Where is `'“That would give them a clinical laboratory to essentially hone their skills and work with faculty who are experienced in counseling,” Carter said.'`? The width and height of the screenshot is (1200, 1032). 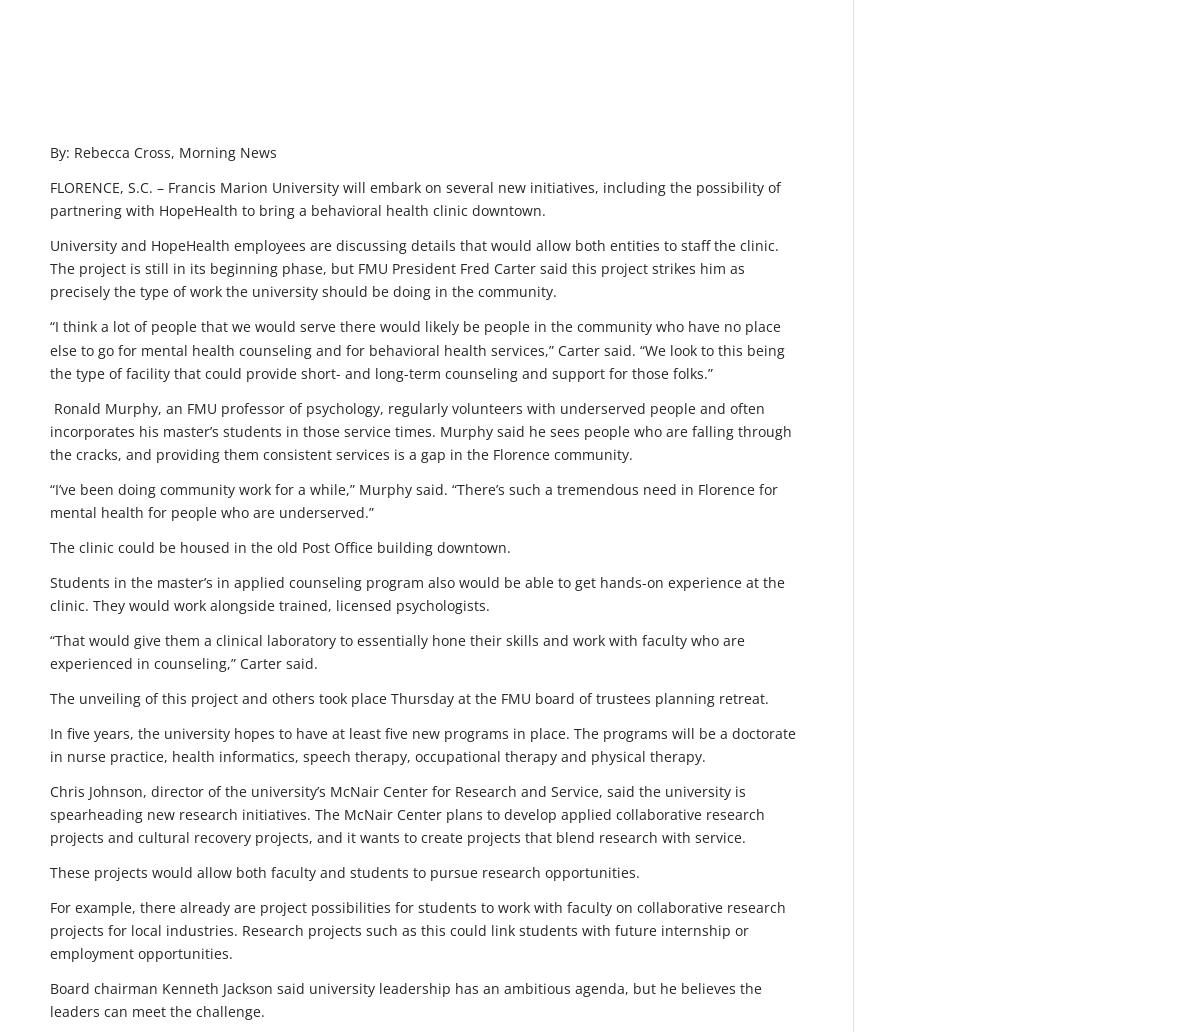 '“That would give them a clinical laboratory to essentially hone their skills and work with faculty who are experienced in counseling,” Carter said.' is located at coordinates (397, 649).